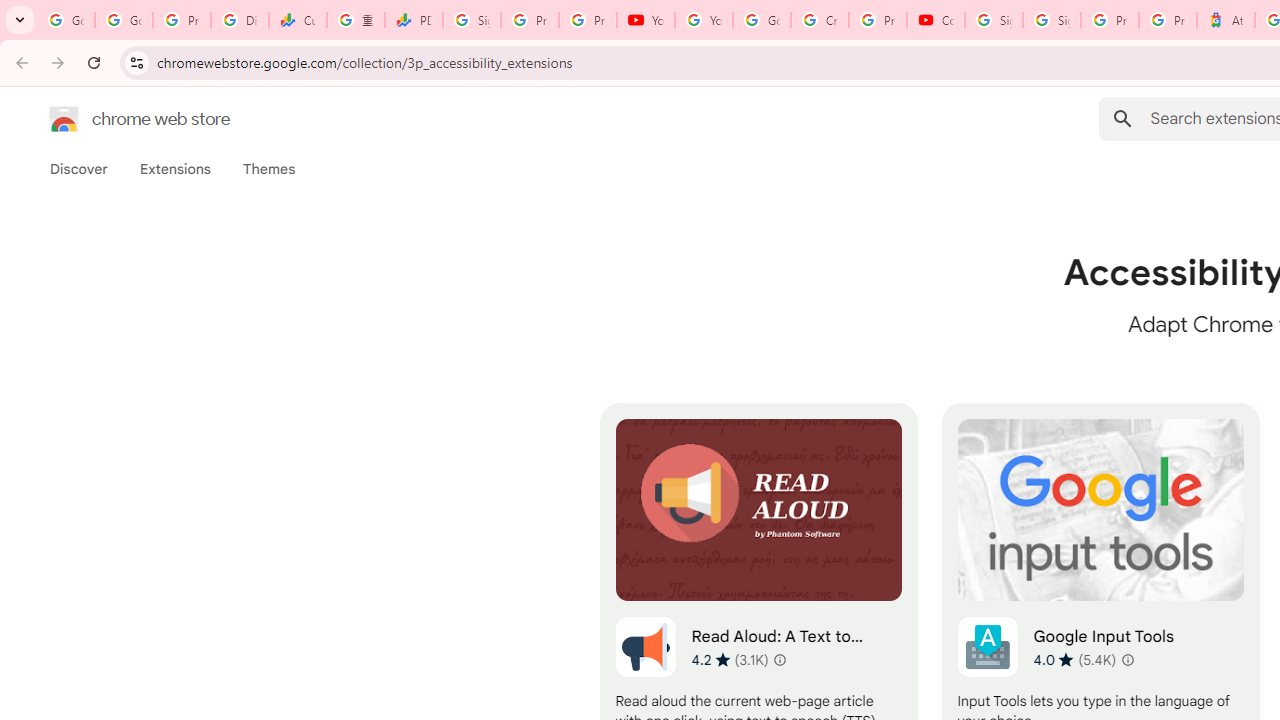  Describe the element at coordinates (1127, 659) in the screenshot. I see `'Learn more about results and reviews "Google Input Tools"'` at that location.